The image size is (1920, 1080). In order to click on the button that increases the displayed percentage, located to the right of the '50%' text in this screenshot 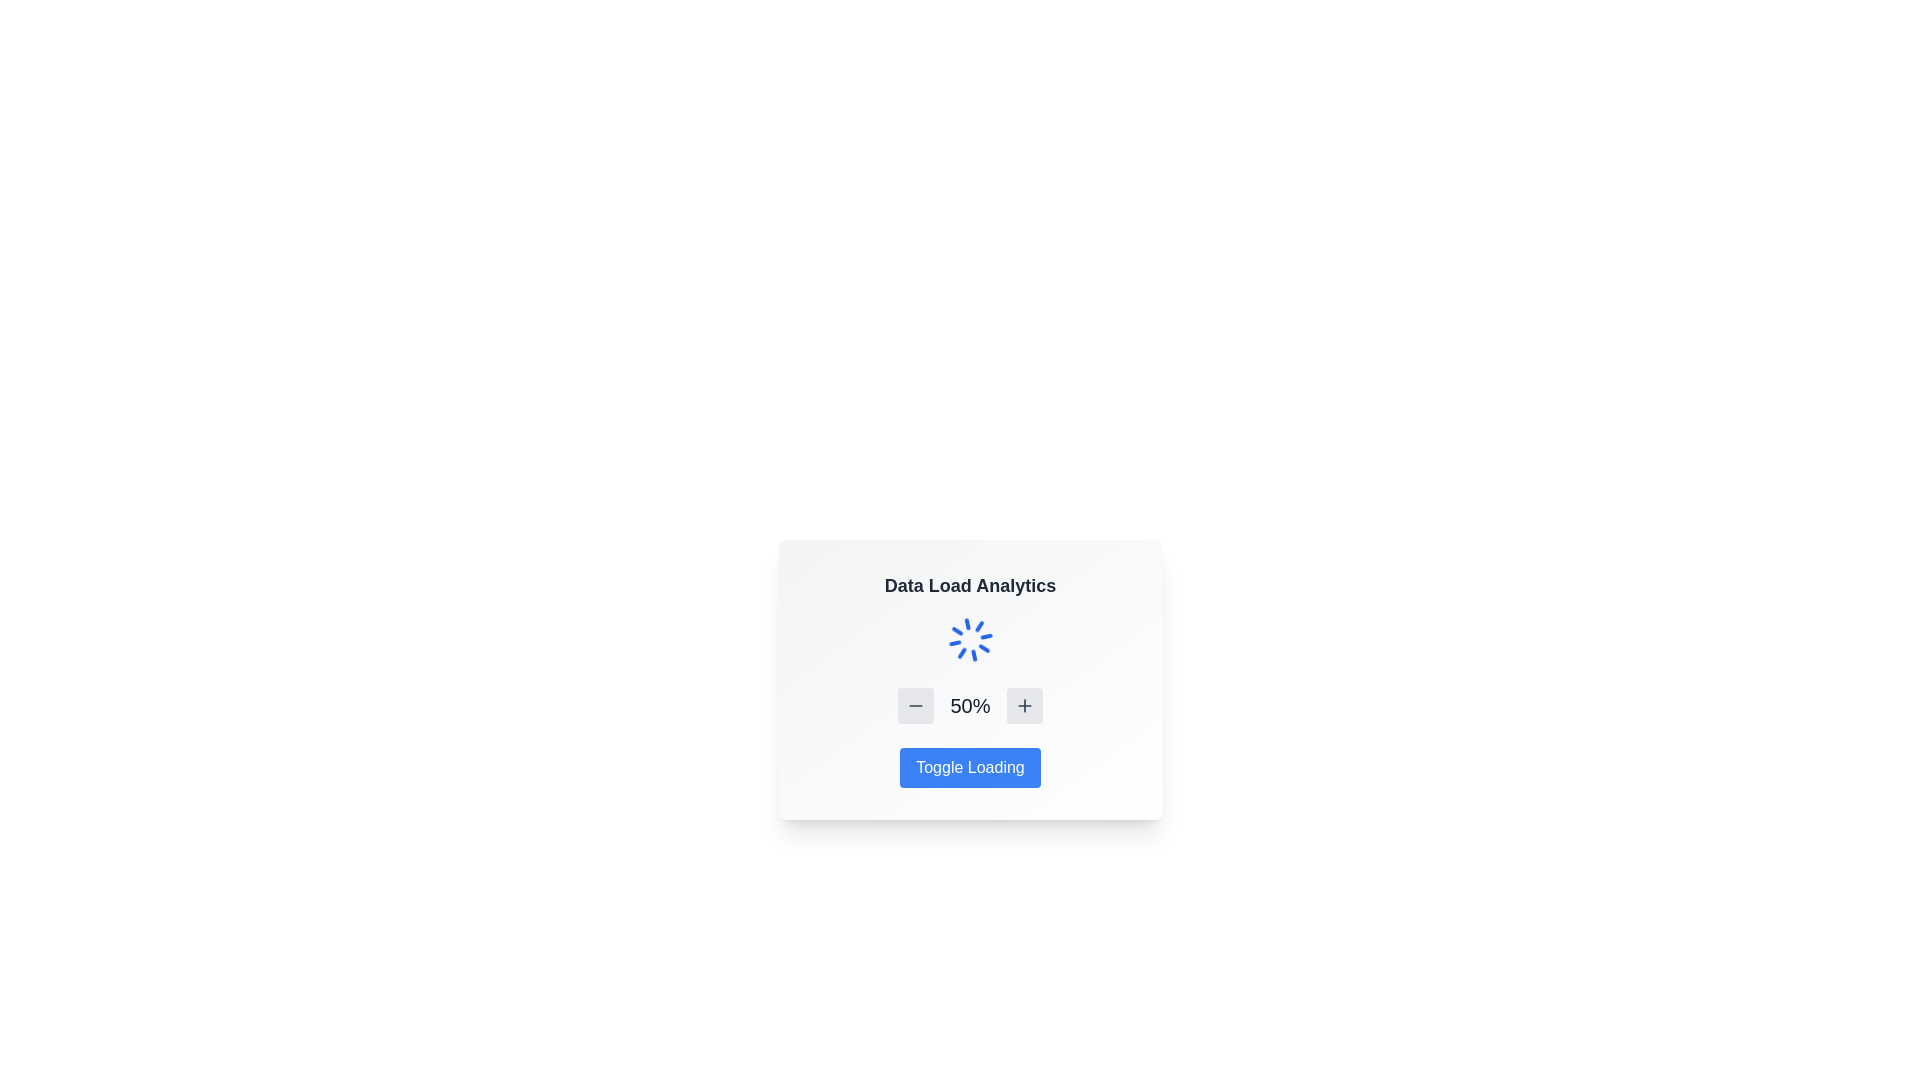, I will do `click(1024, 704)`.